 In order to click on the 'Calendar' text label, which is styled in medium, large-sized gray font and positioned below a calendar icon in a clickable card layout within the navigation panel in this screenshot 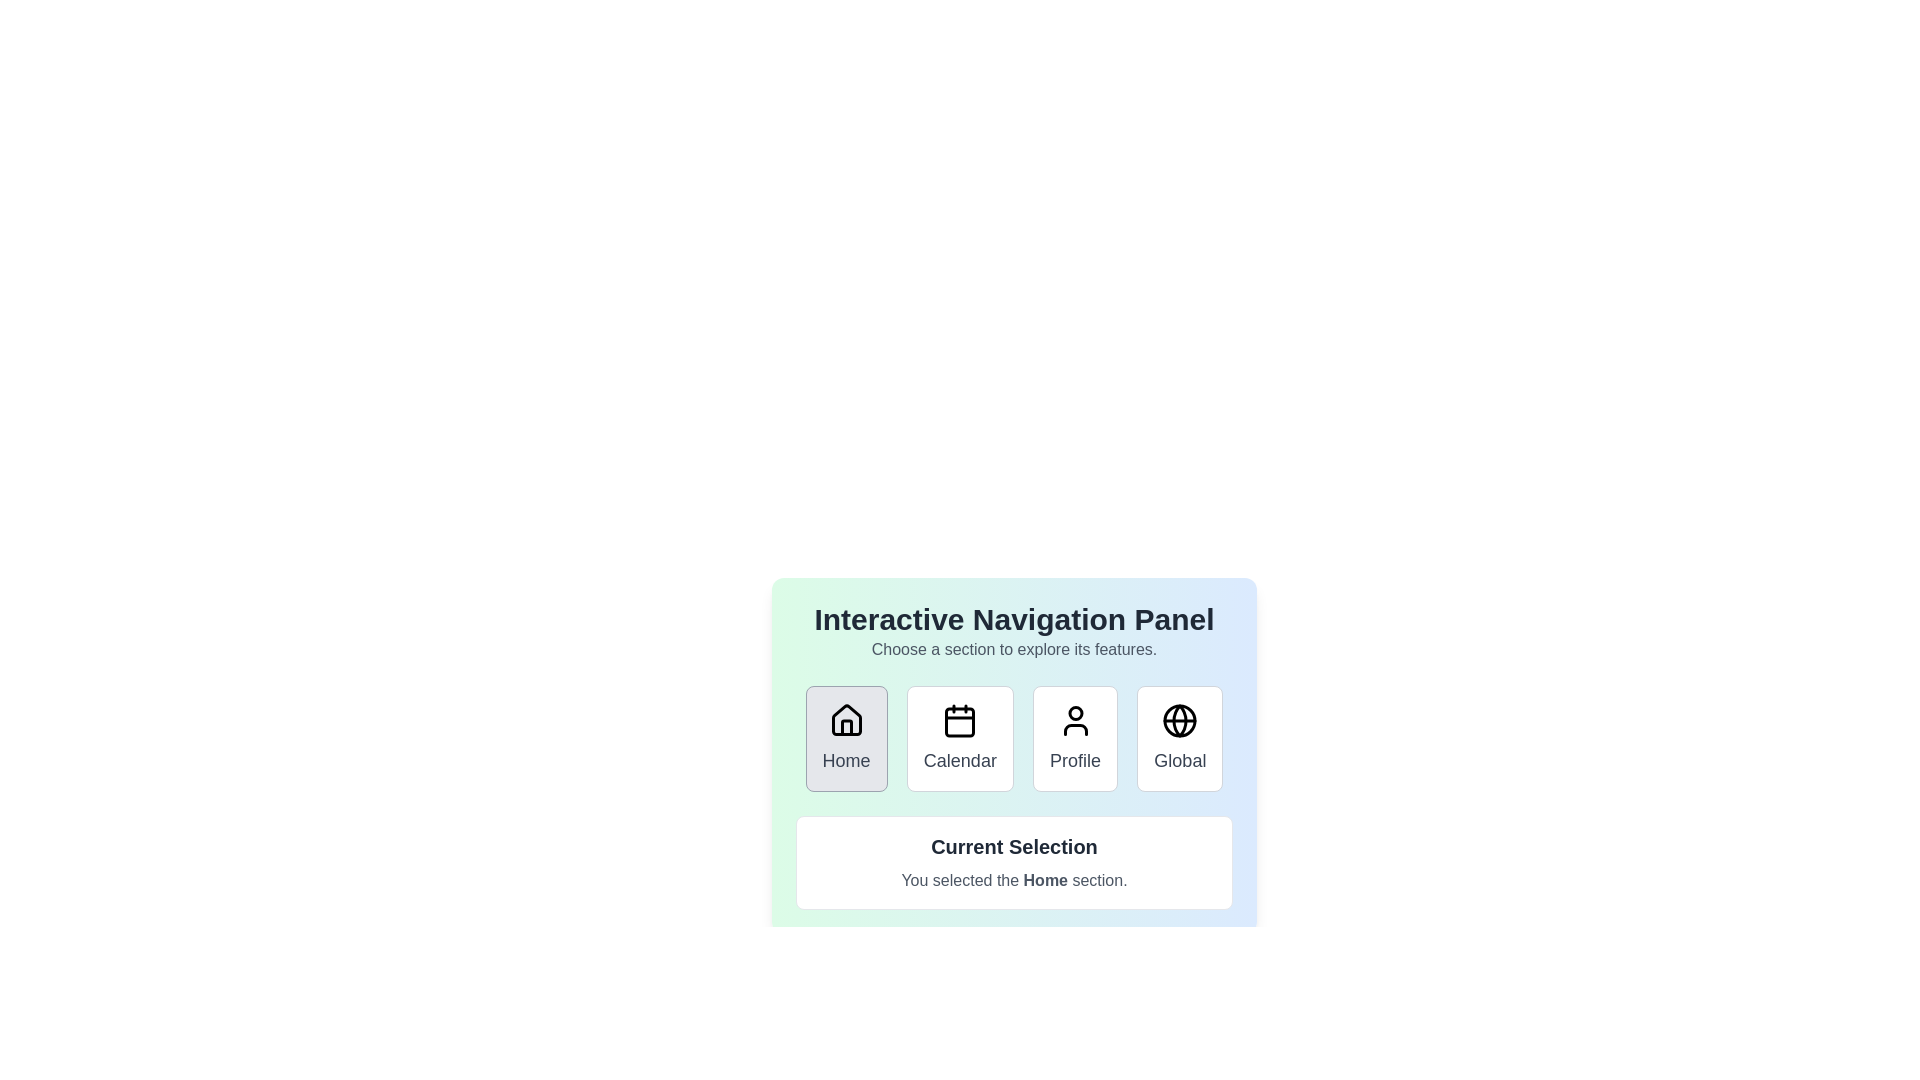, I will do `click(960, 760)`.